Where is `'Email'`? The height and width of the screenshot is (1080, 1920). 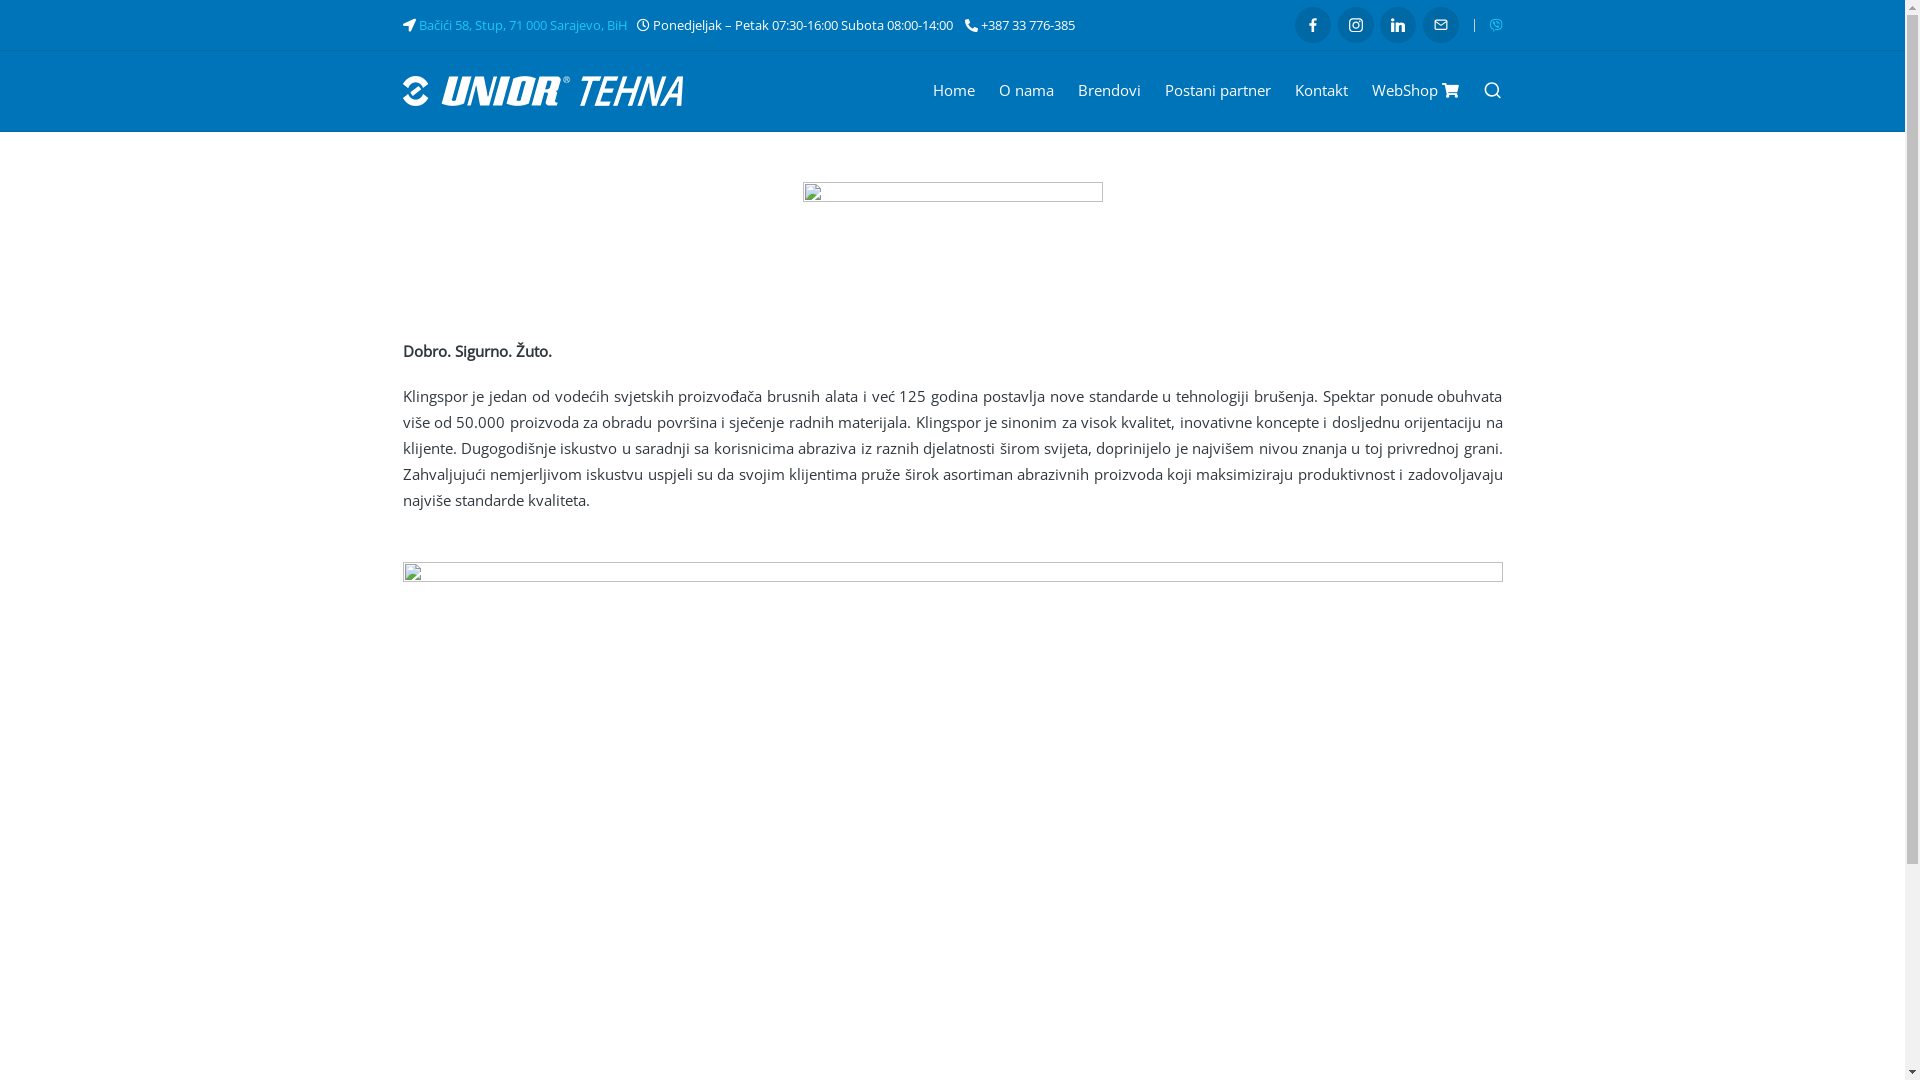
'Email' is located at coordinates (1440, 24).